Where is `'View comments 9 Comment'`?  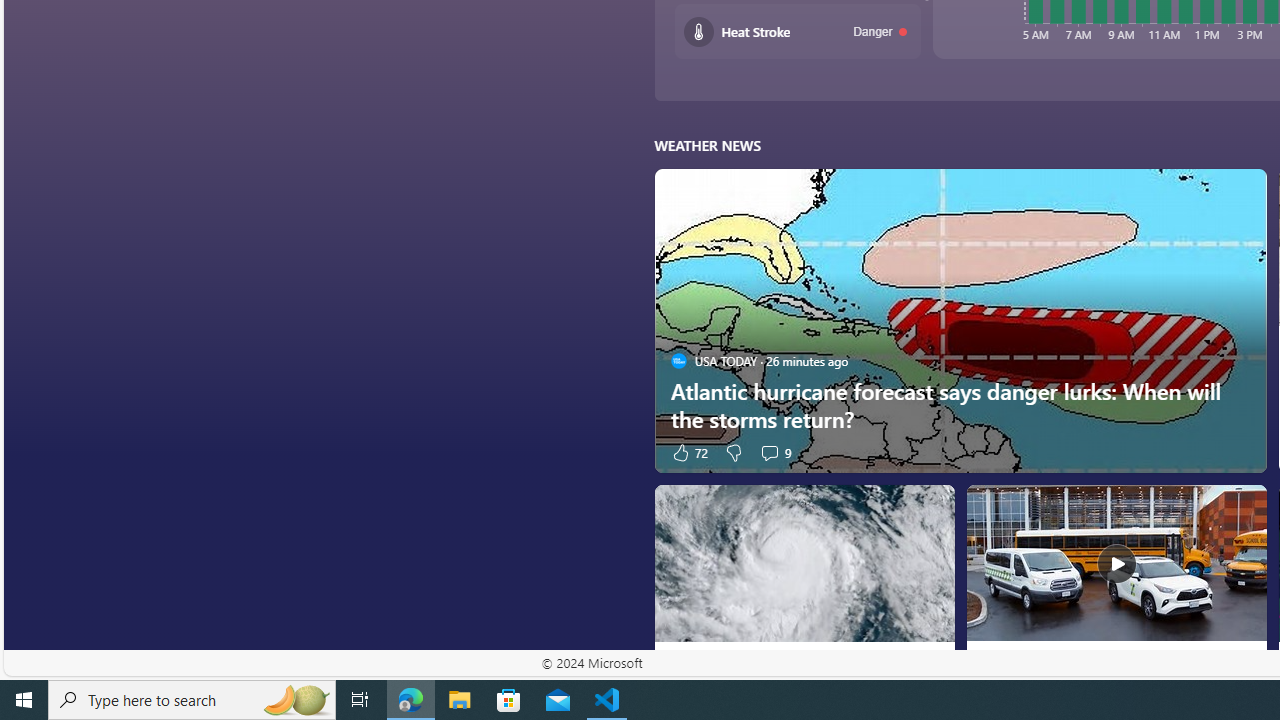 'View comments 9 Comment' is located at coordinates (768, 452).